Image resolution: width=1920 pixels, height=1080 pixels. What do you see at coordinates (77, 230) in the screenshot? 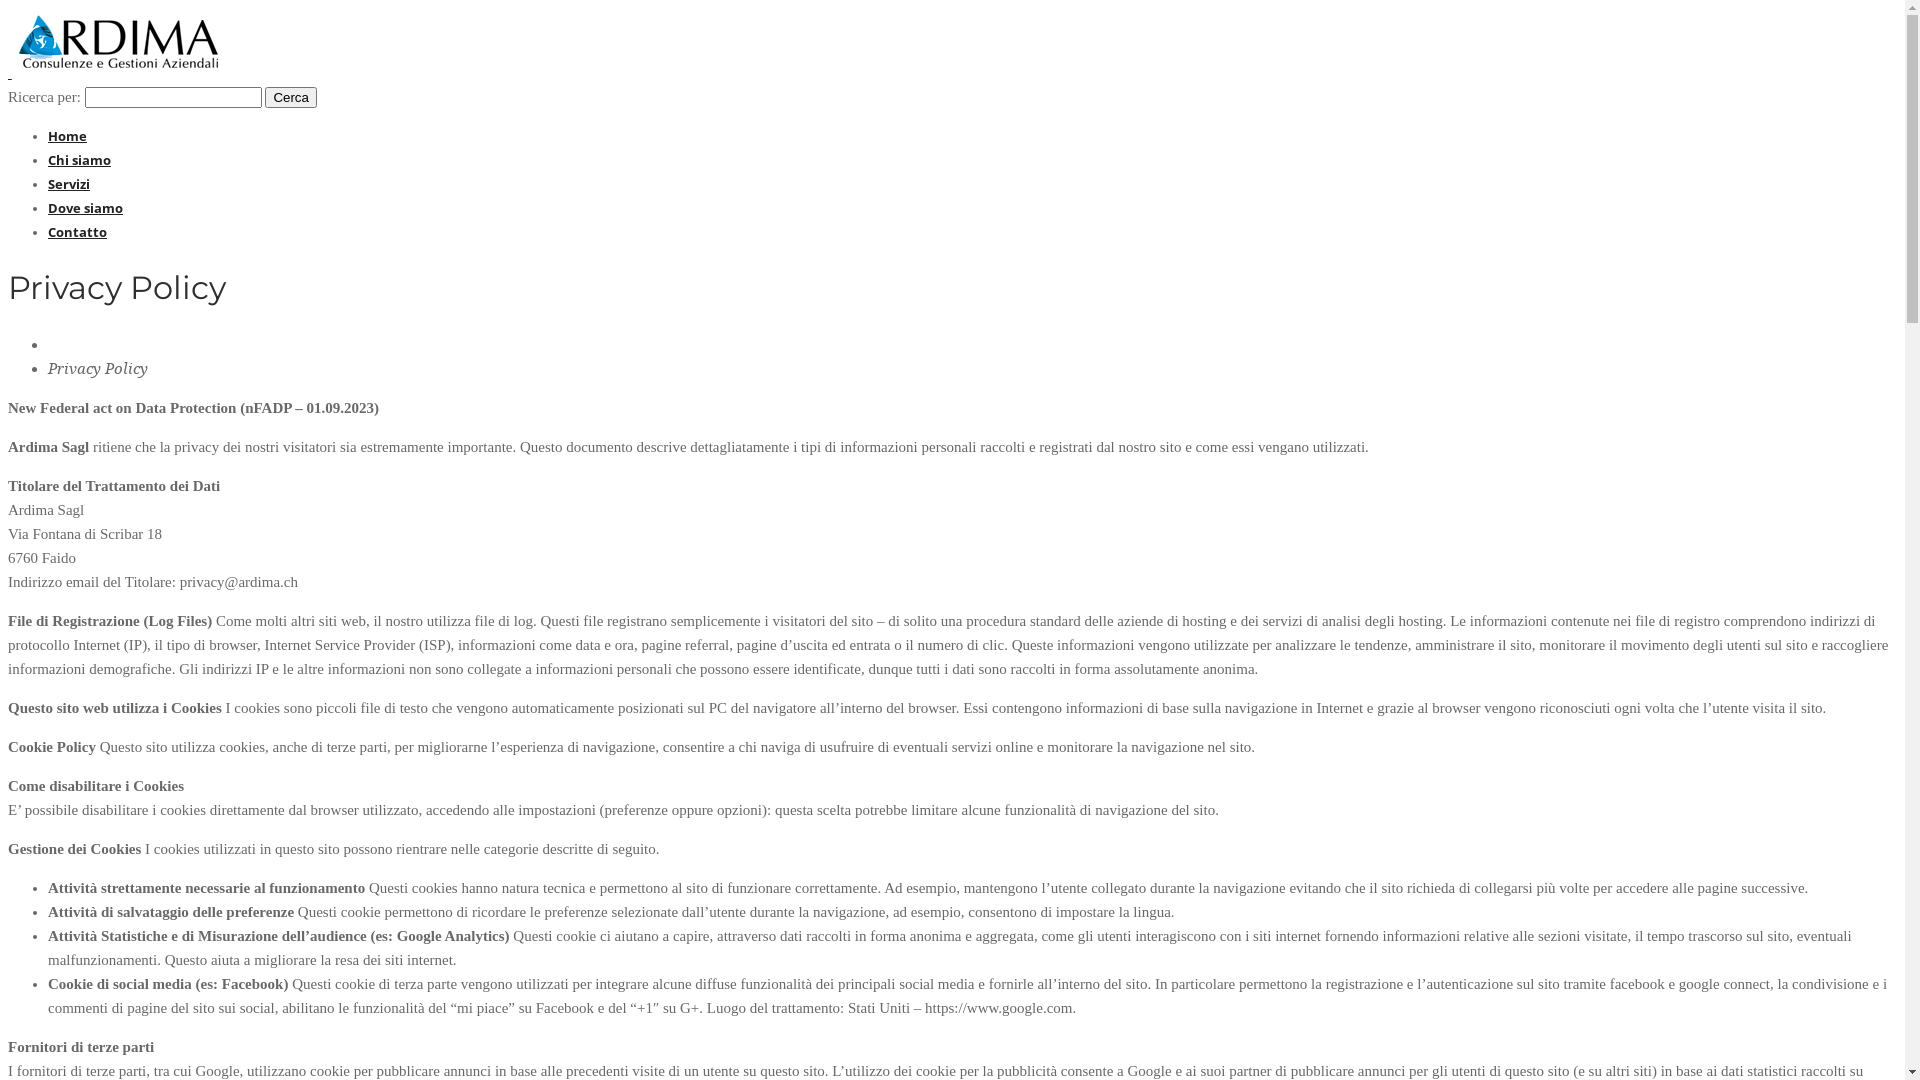
I see `'Contatto'` at bounding box center [77, 230].